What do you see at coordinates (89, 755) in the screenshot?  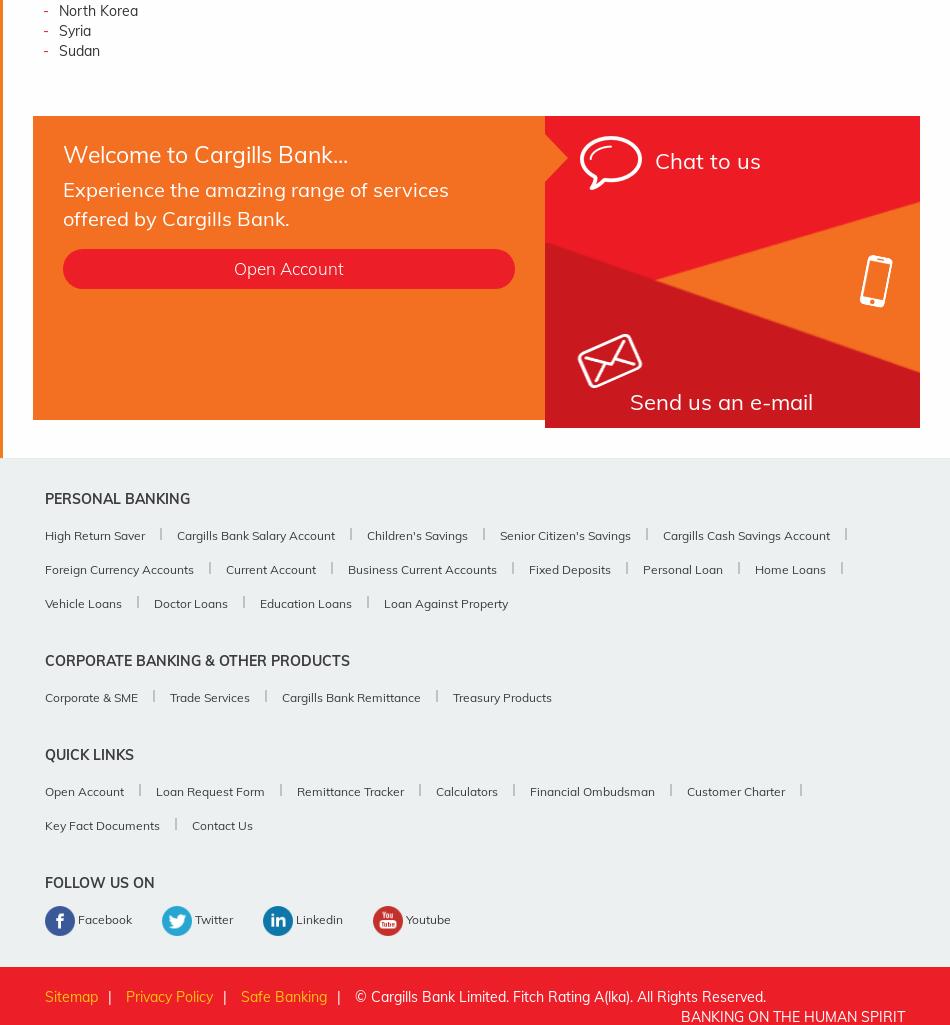 I see `'QUICK LINKS'` at bounding box center [89, 755].